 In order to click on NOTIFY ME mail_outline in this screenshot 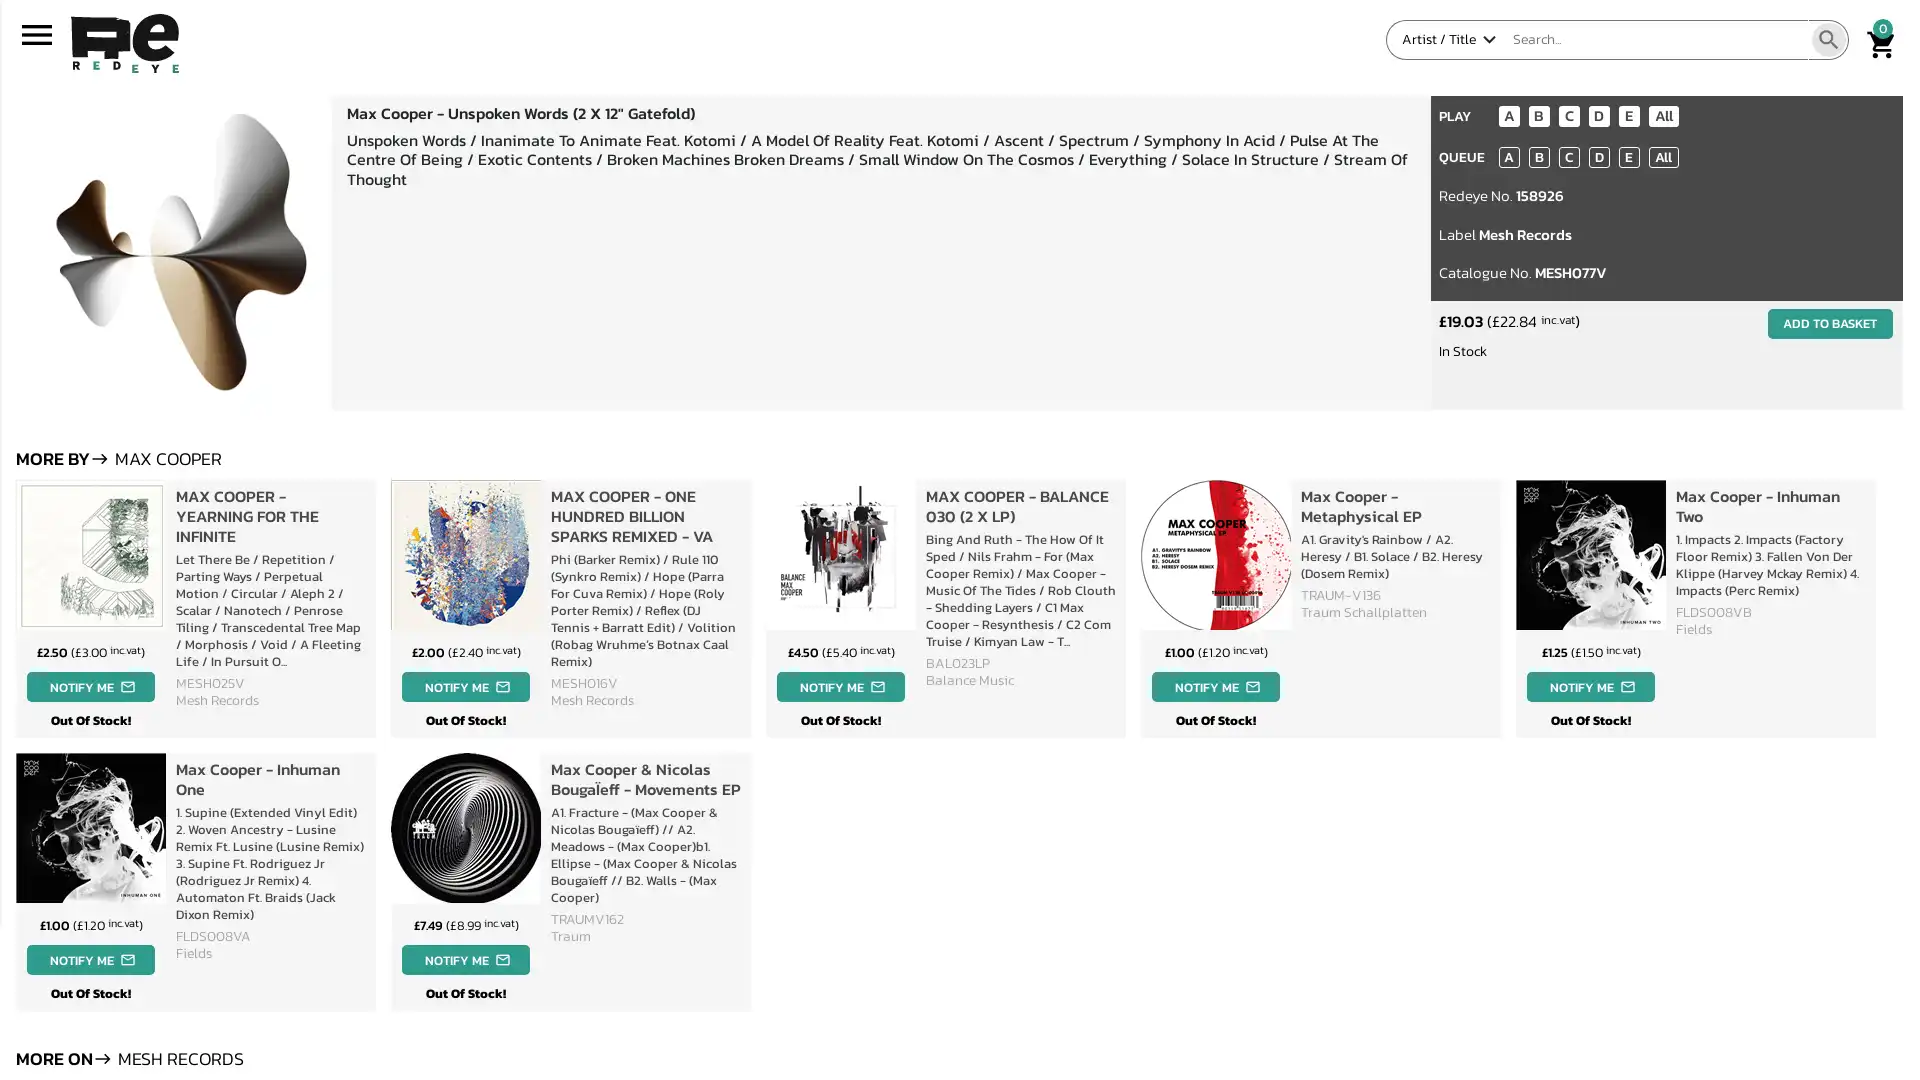, I will do `click(1214, 685)`.